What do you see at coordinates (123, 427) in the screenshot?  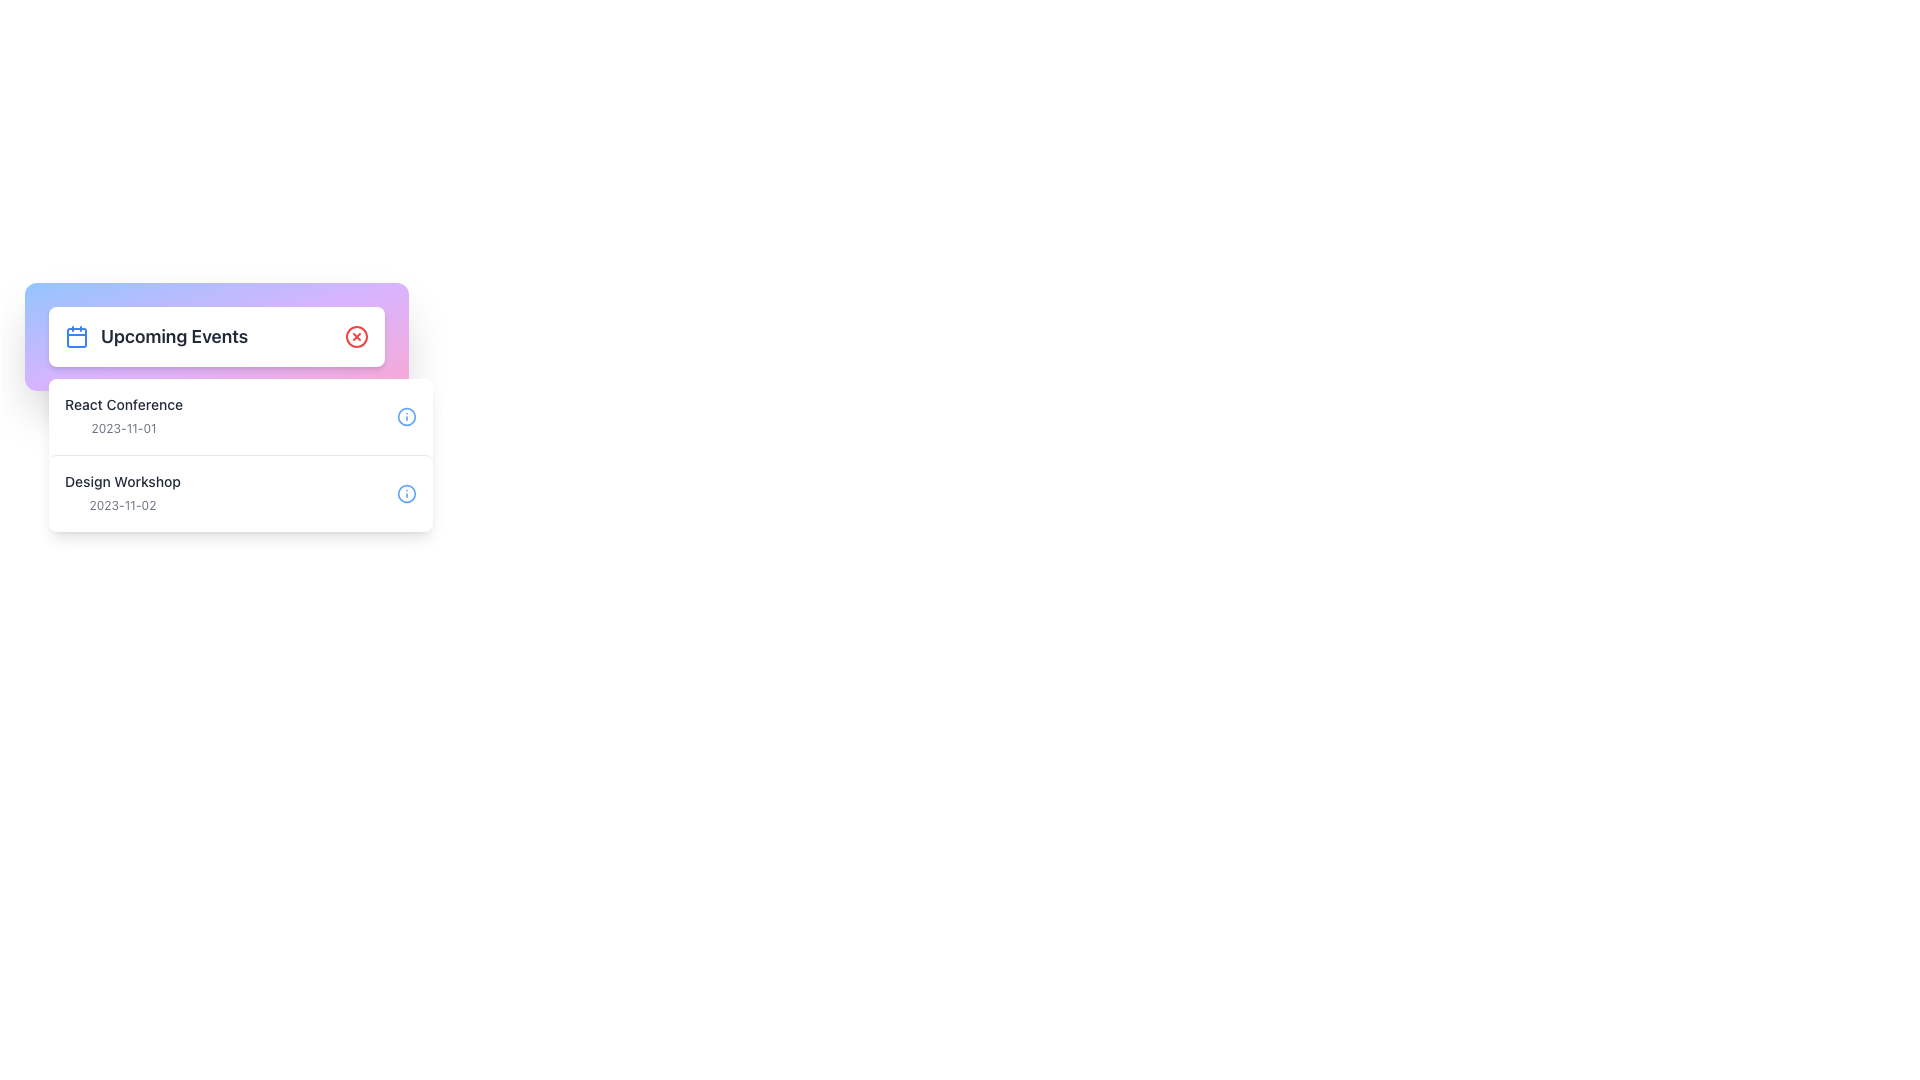 I see `static text displaying the date for the 'React Conference' event, which is positioned under the 'Upcoming Events' section` at bounding box center [123, 427].